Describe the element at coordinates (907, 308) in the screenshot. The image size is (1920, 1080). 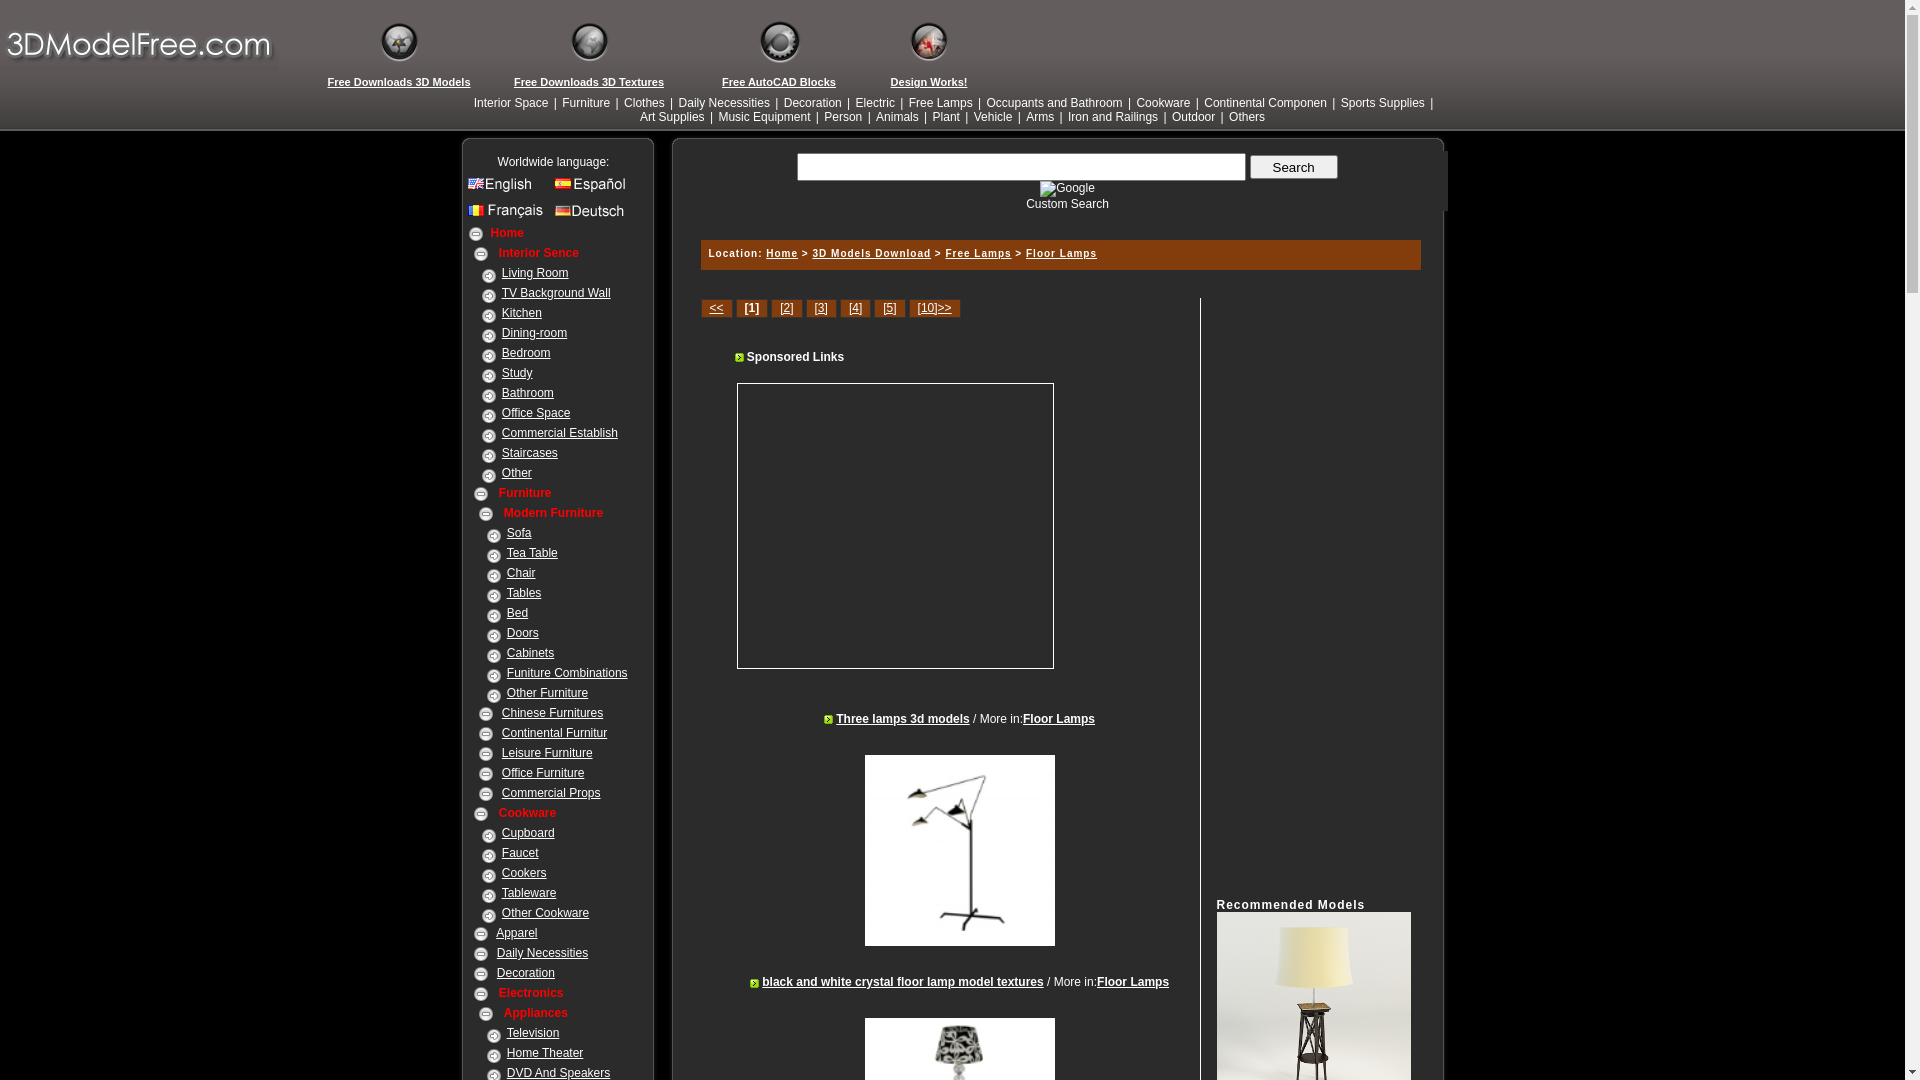
I see `'[10]>>'` at that location.